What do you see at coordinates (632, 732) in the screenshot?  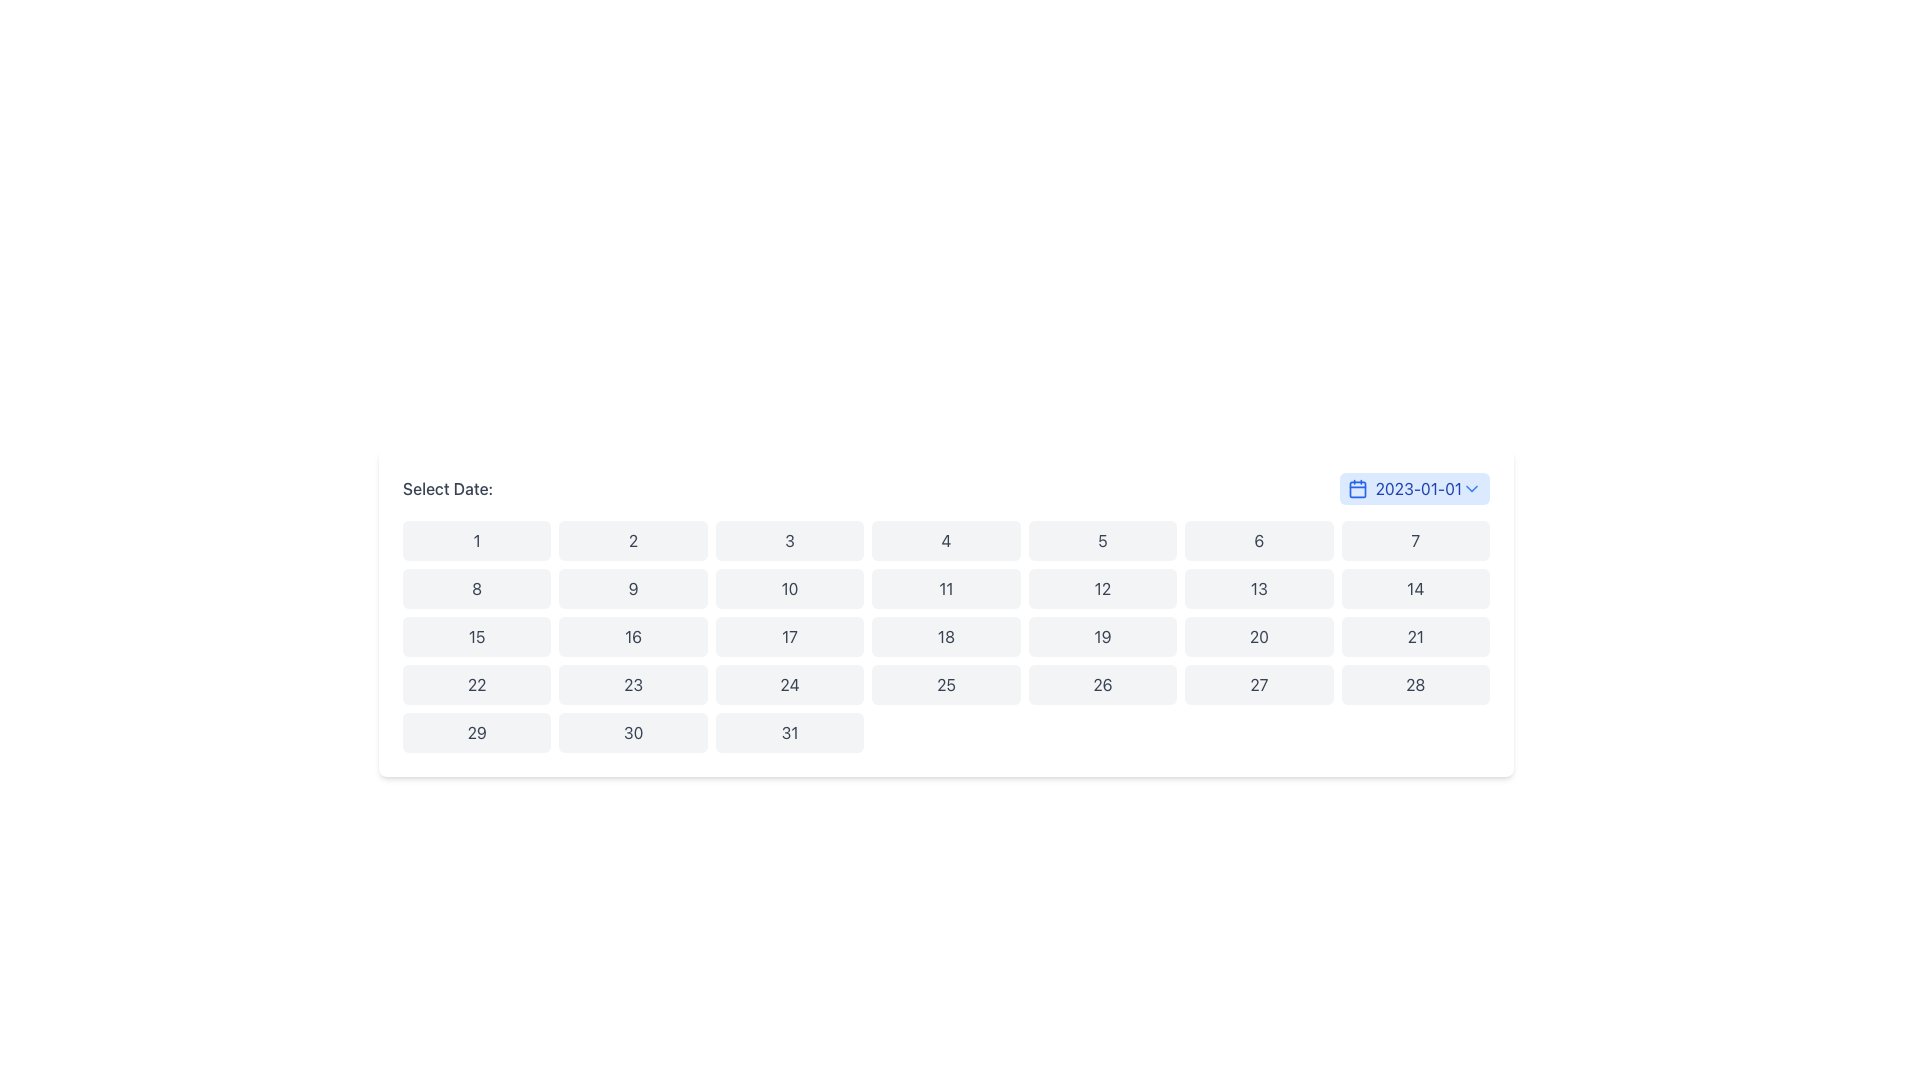 I see `the button representing date '30' in a calendar interface` at bounding box center [632, 732].